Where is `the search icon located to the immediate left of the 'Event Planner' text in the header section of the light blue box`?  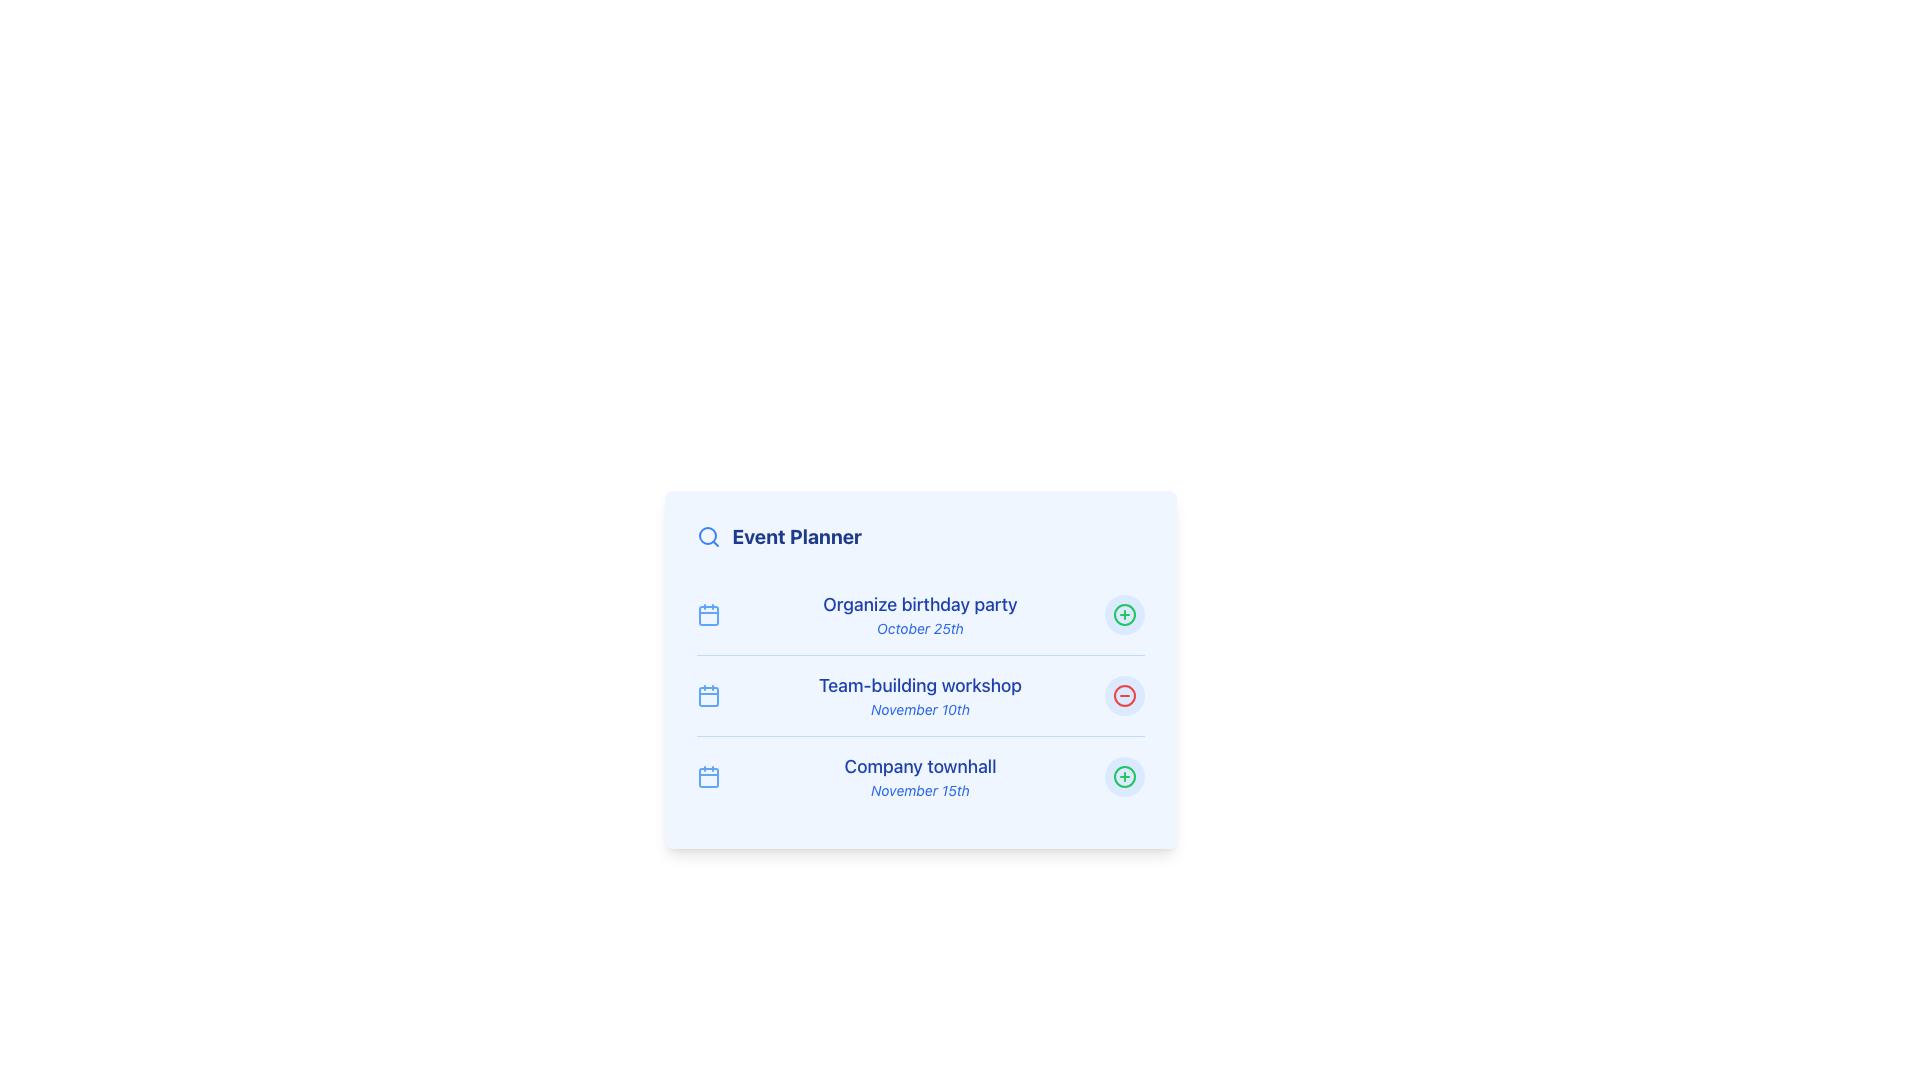
the search icon located to the immediate left of the 'Event Planner' text in the header section of the light blue box is located at coordinates (708, 535).